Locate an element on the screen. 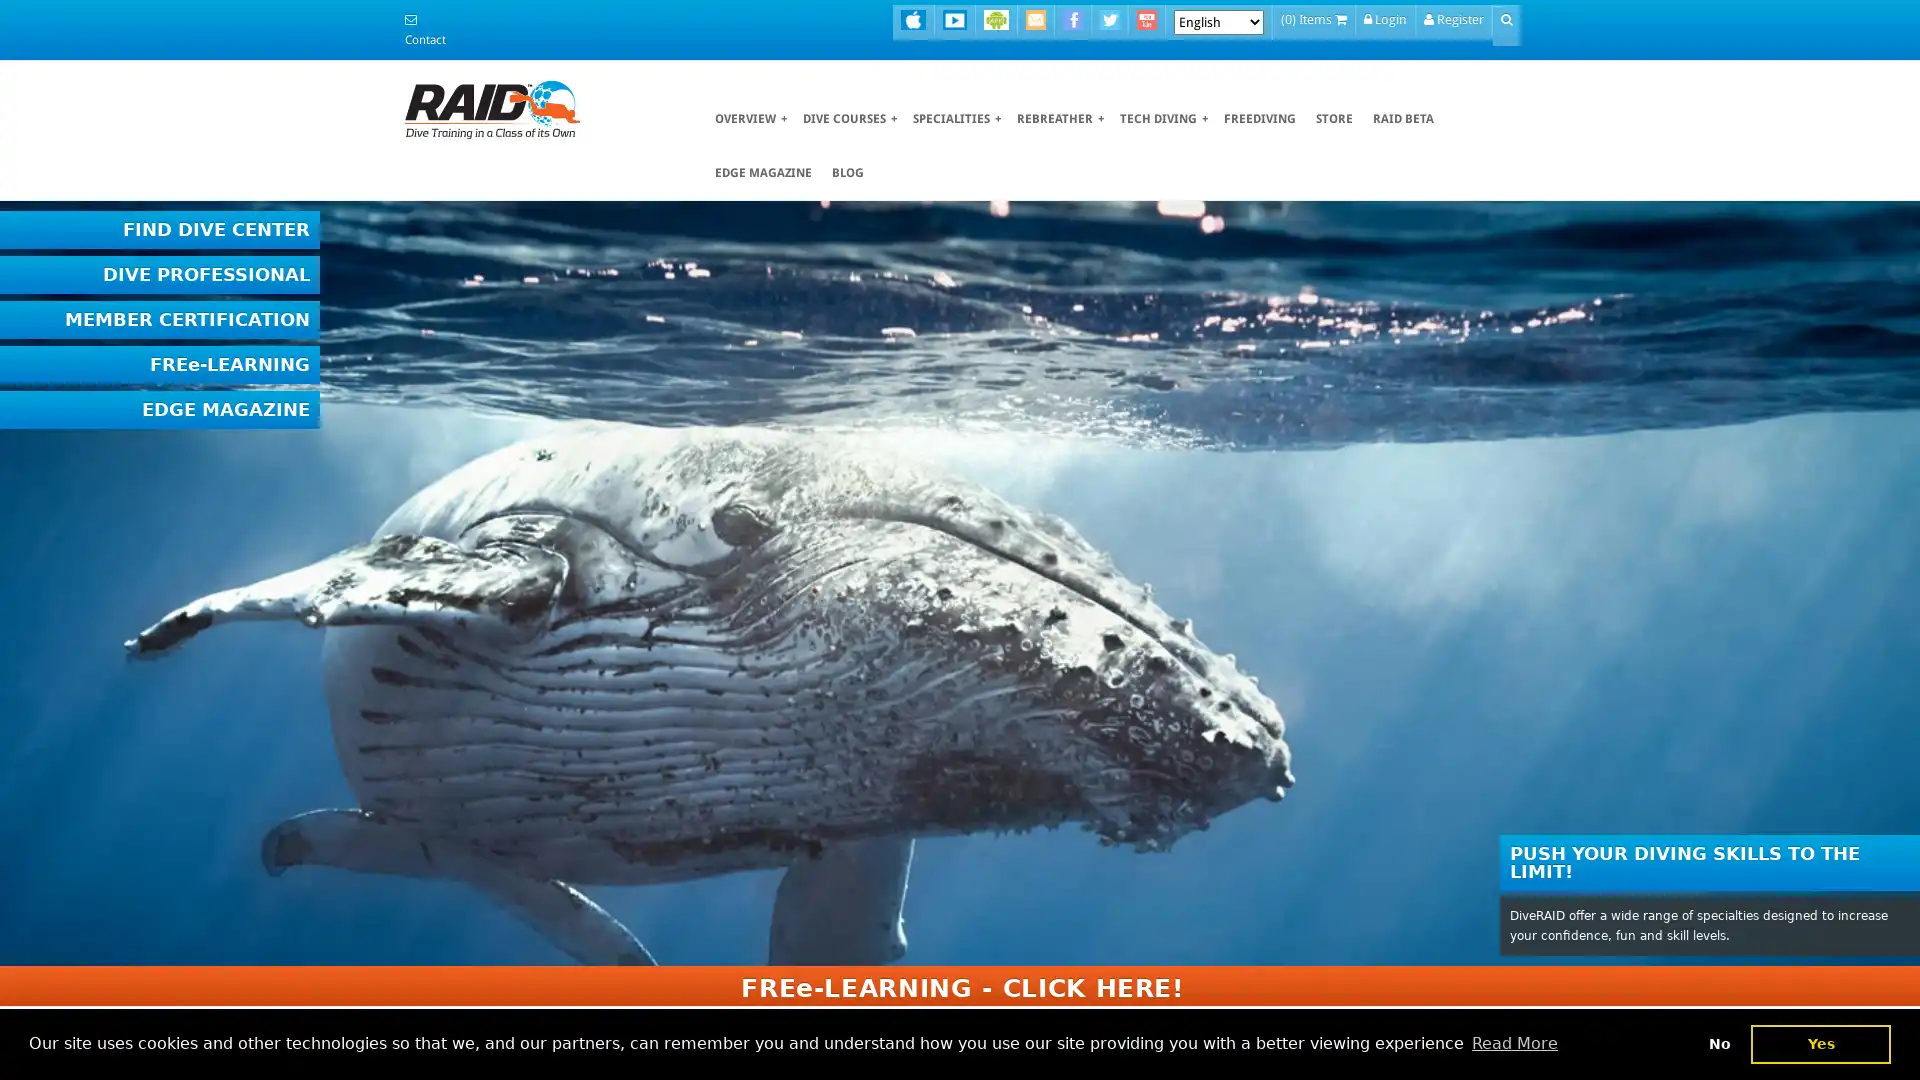  learn more about cookies is located at coordinates (1514, 1043).